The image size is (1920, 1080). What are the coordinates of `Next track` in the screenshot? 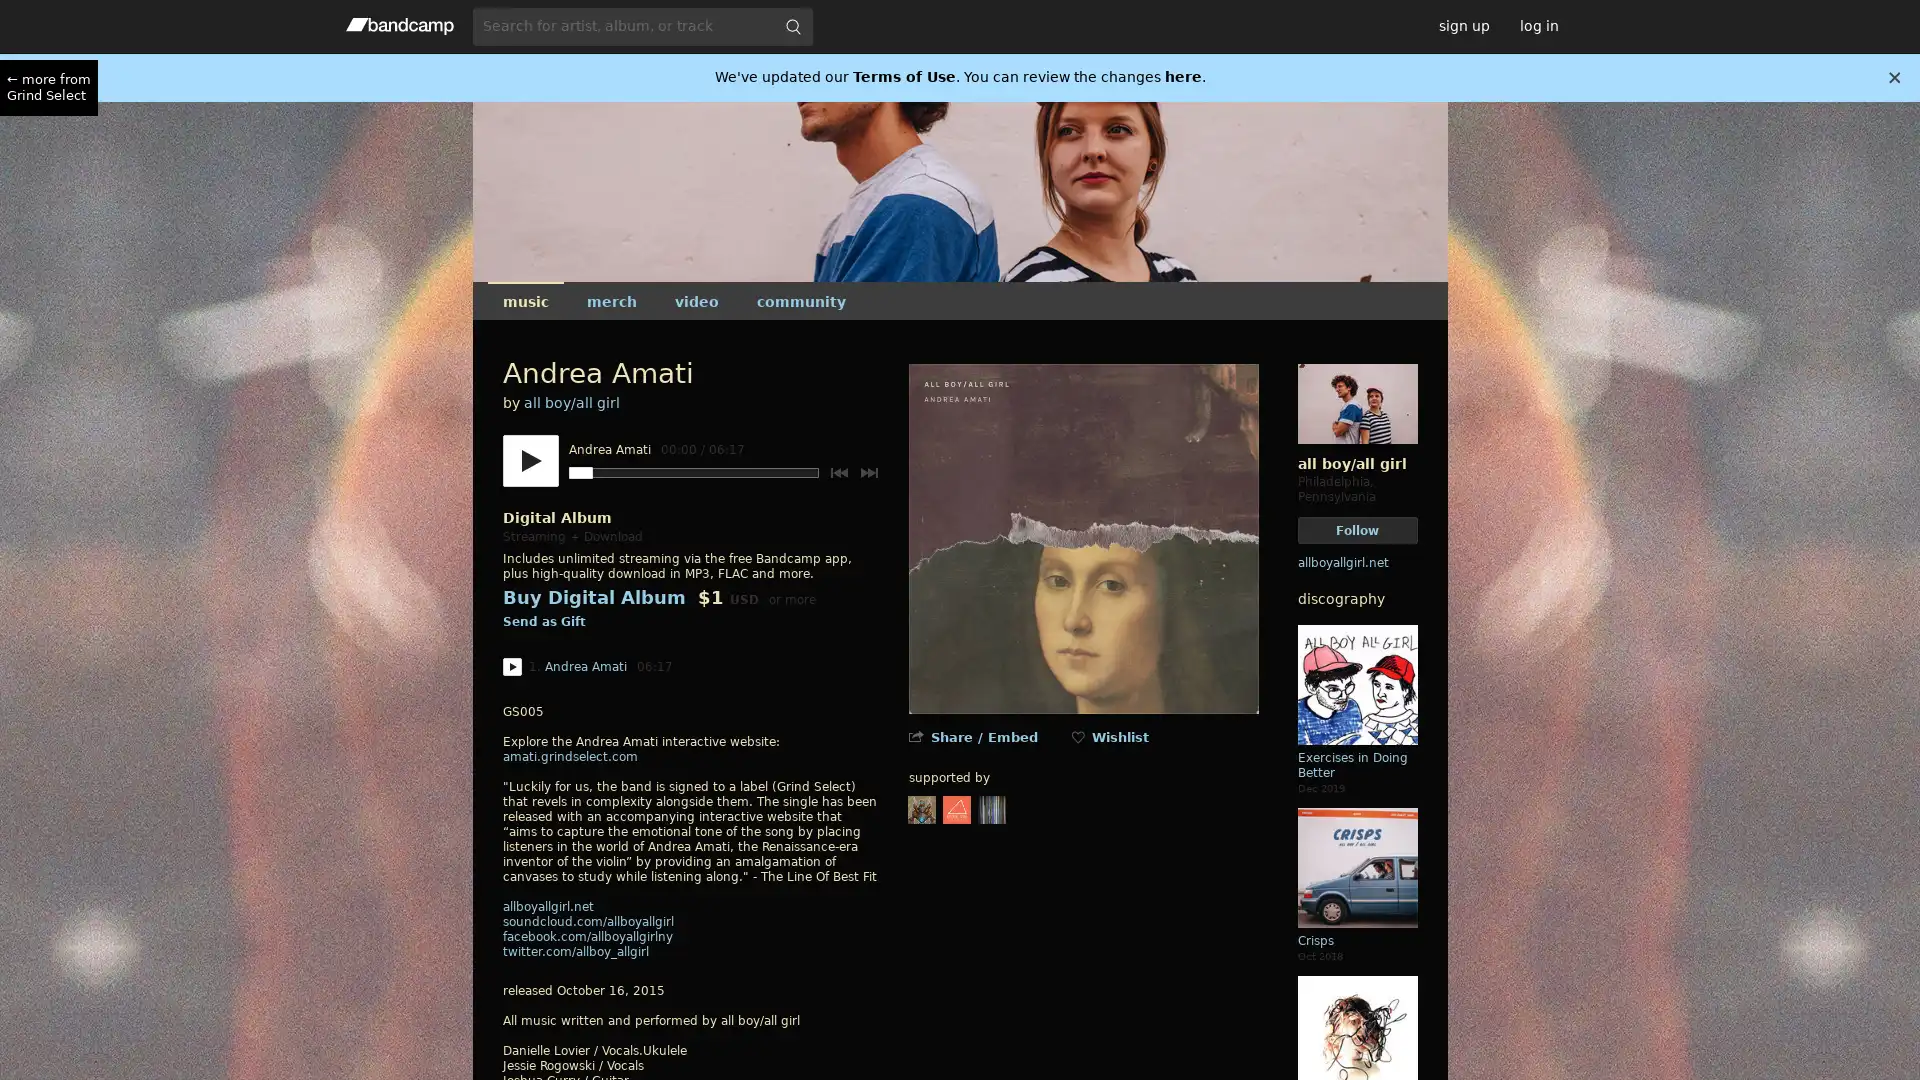 It's located at (868, 473).